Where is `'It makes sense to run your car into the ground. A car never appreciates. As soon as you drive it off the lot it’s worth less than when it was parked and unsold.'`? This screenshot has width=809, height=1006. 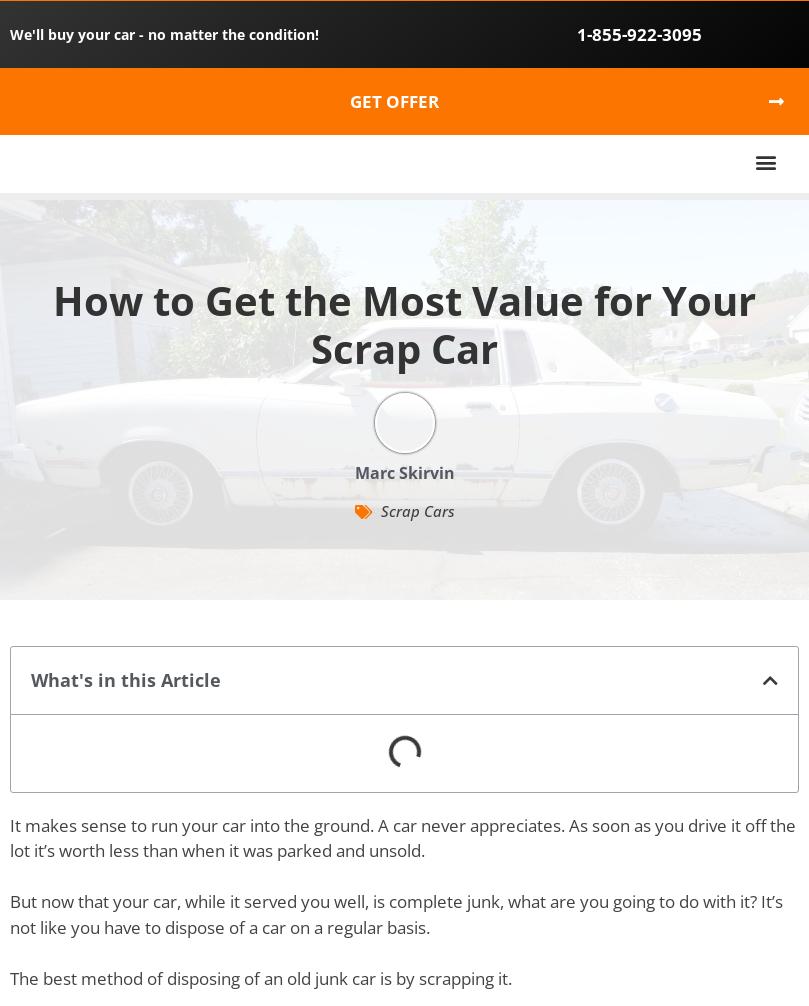 'It makes sense to run your car into the ground. A car never appreciates. As soon as you drive it off the lot it’s worth less than when it was parked and unsold.' is located at coordinates (402, 836).